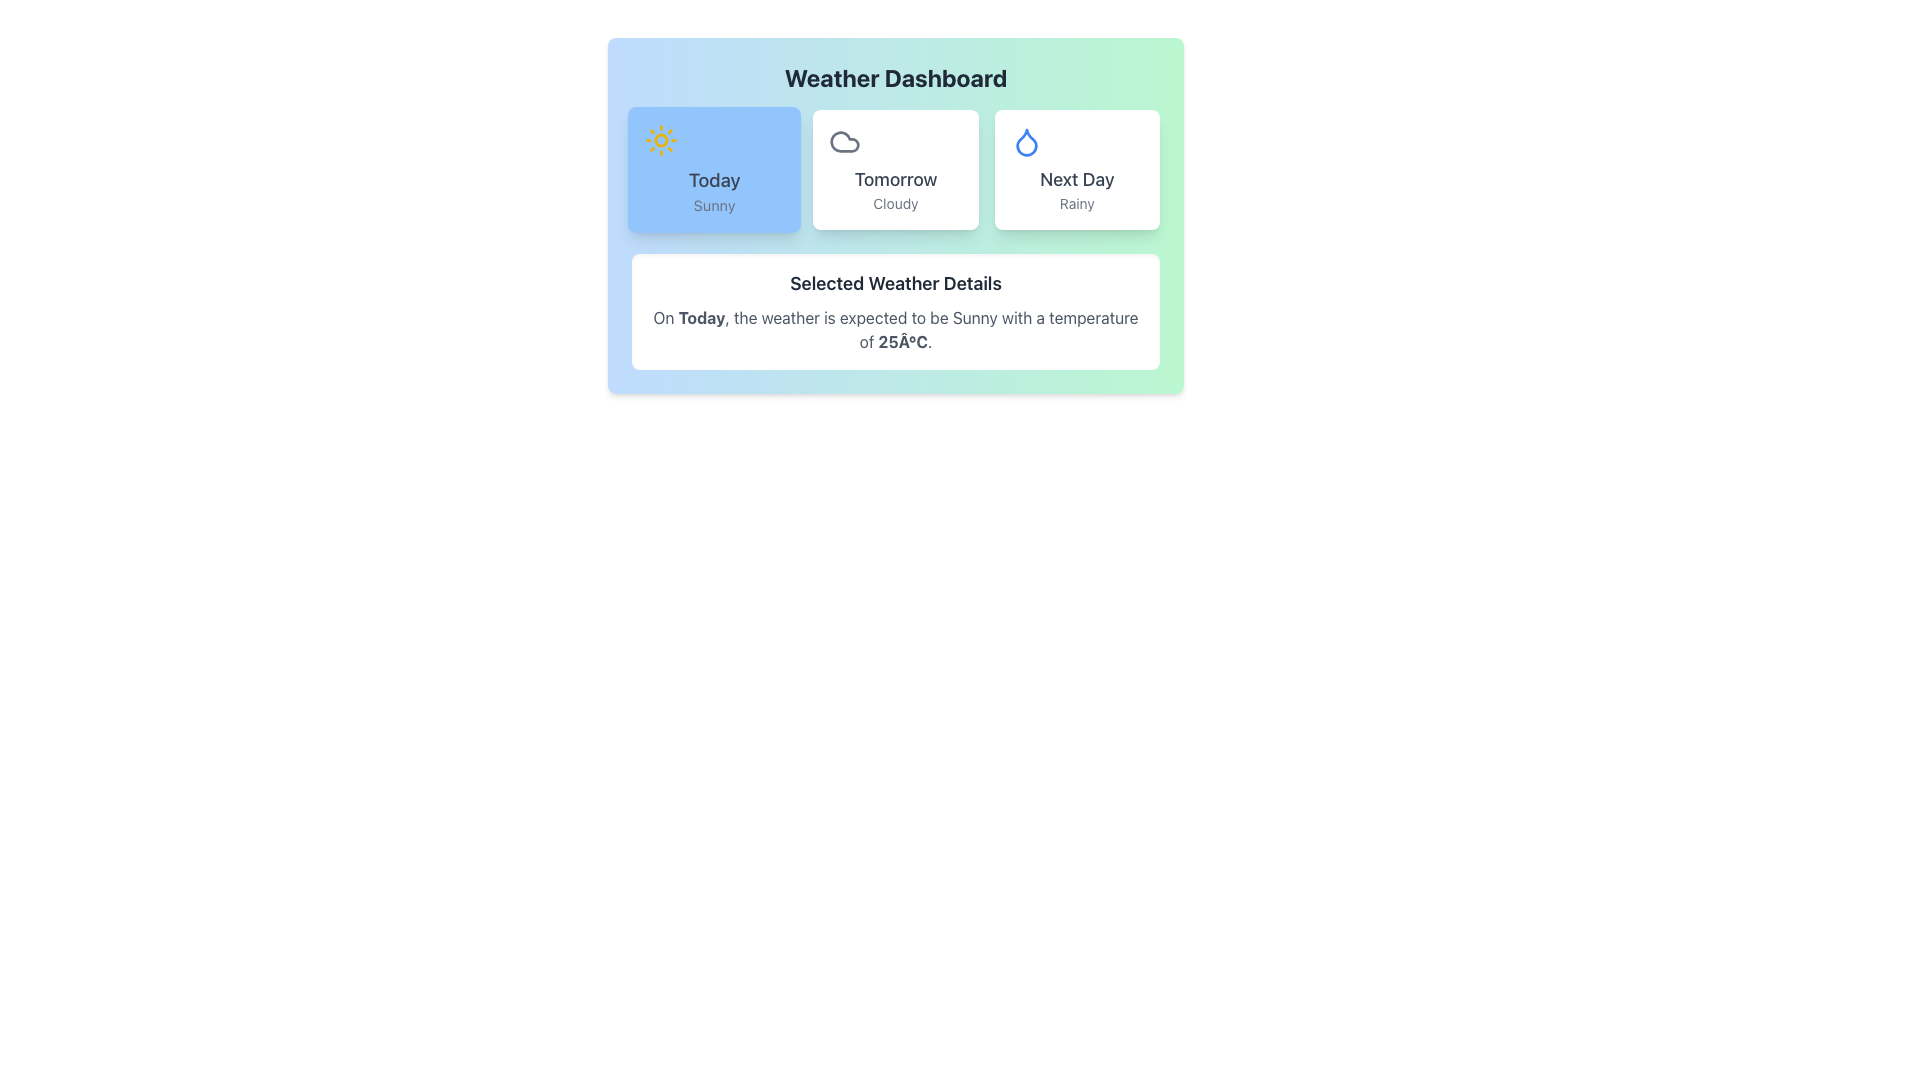 The height and width of the screenshot is (1080, 1920). Describe the element at coordinates (1026, 141) in the screenshot. I see `the blue droplet-like graphic icon located within the 'Next Day' card in the Weather Dashboard` at that location.